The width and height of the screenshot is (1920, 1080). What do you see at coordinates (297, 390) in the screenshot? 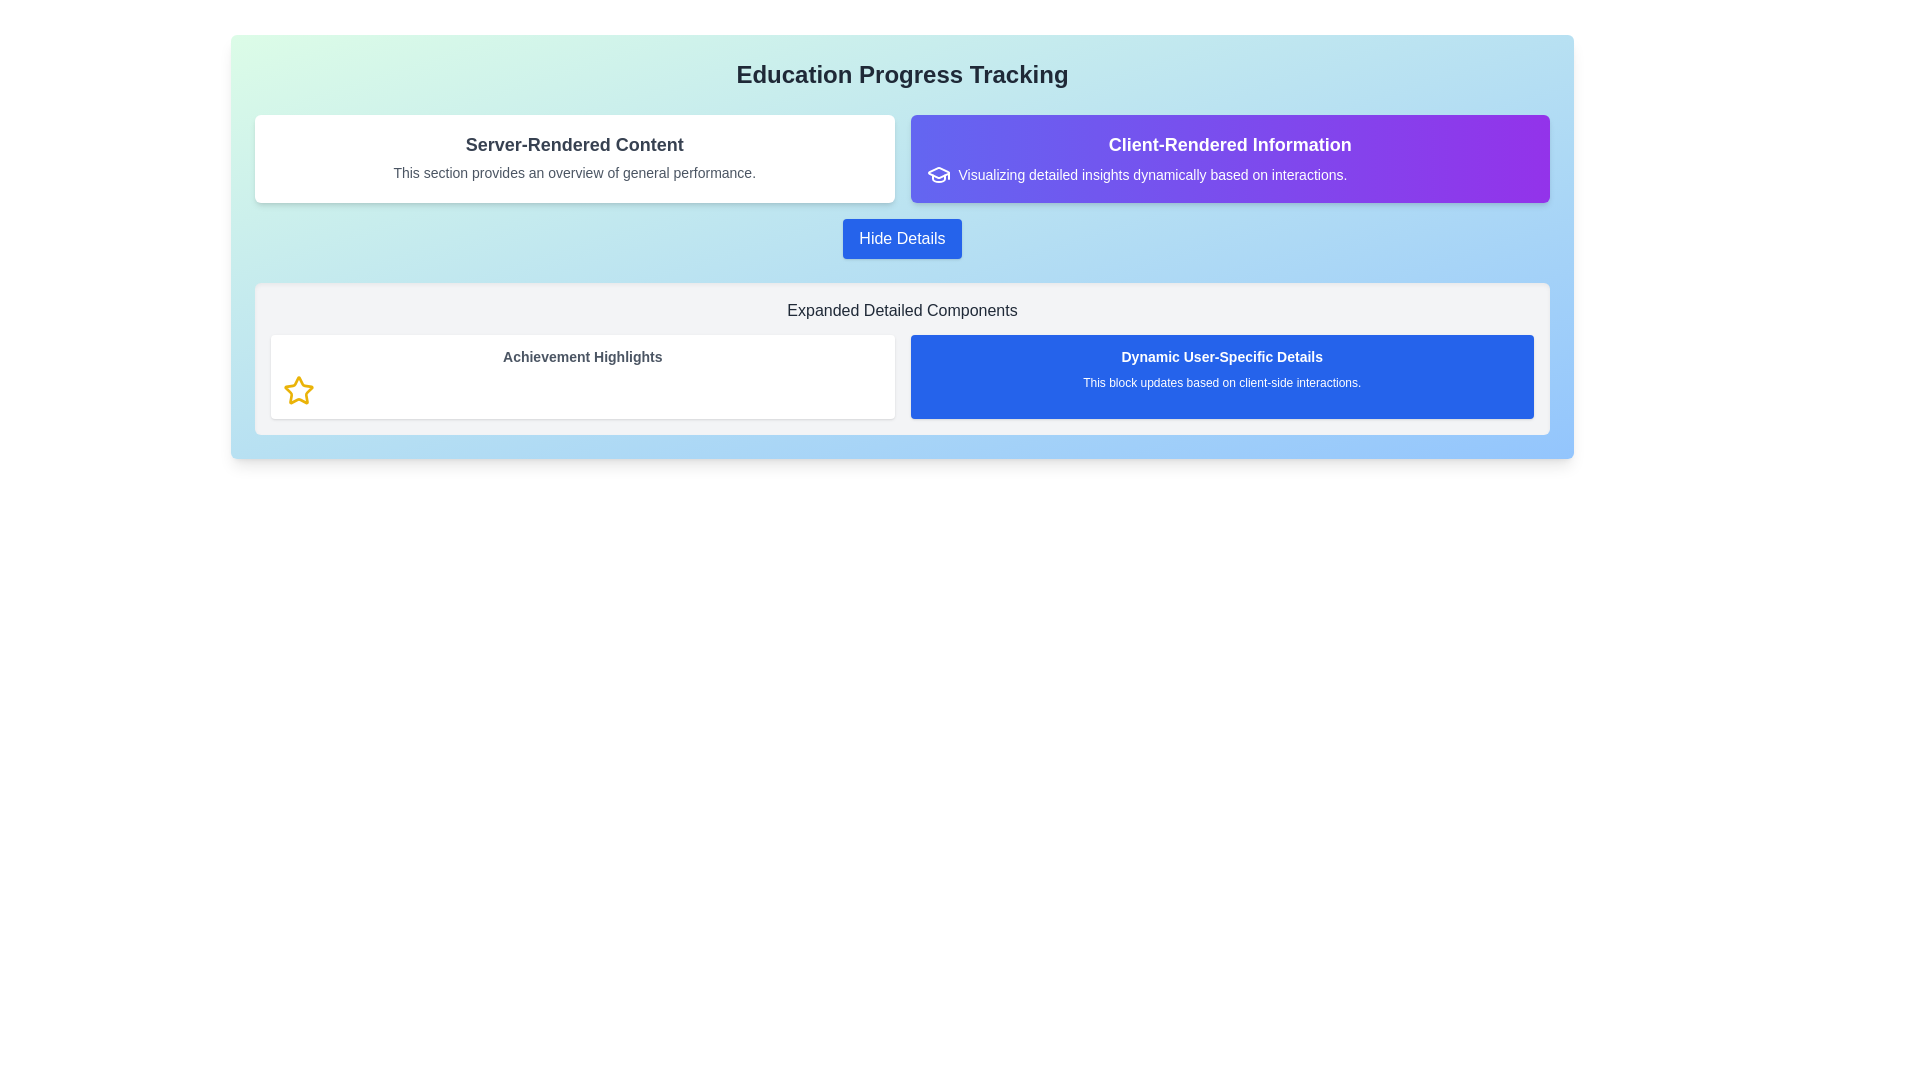
I see `the yellow outlined star icon located in the 'Achievement Highlights' section, which has a hollow interior and five pointed arms` at bounding box center [297, 390].